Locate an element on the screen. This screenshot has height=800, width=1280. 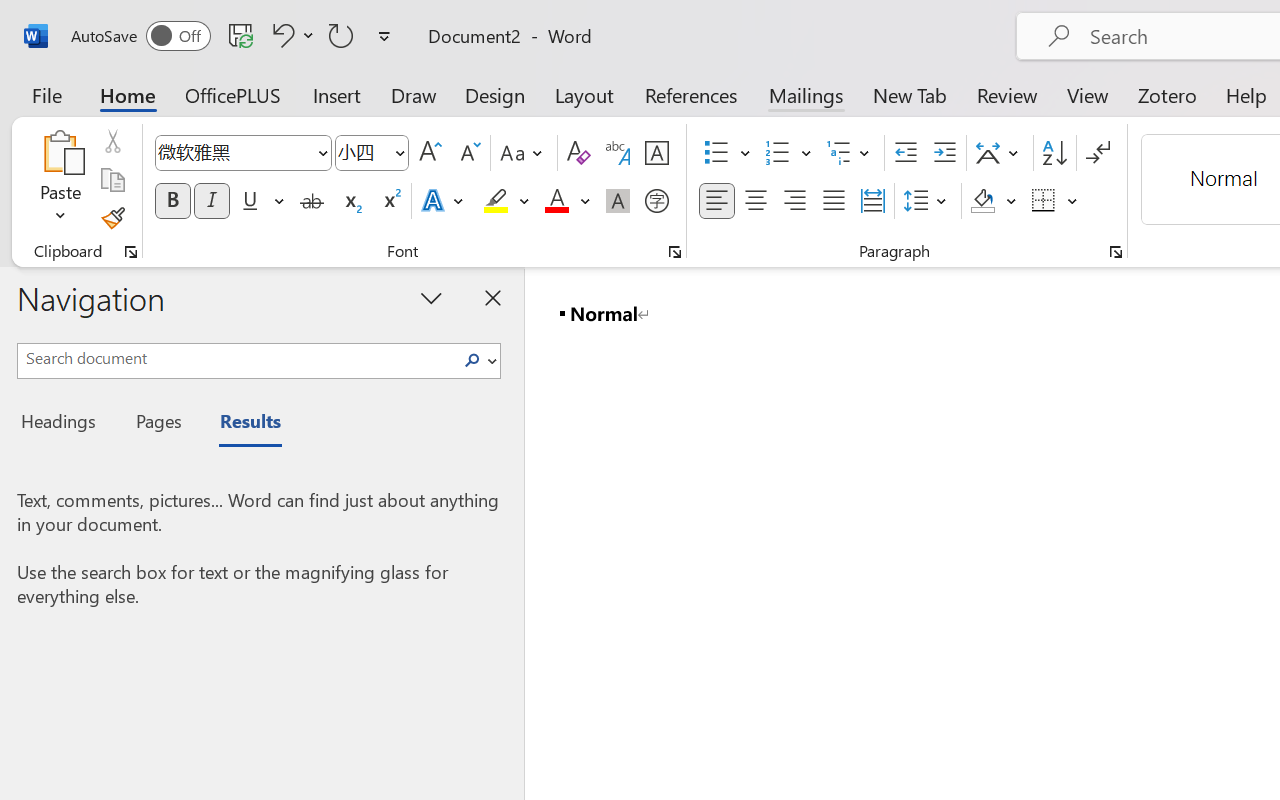
'Home' is located at coordinates (127, 94).